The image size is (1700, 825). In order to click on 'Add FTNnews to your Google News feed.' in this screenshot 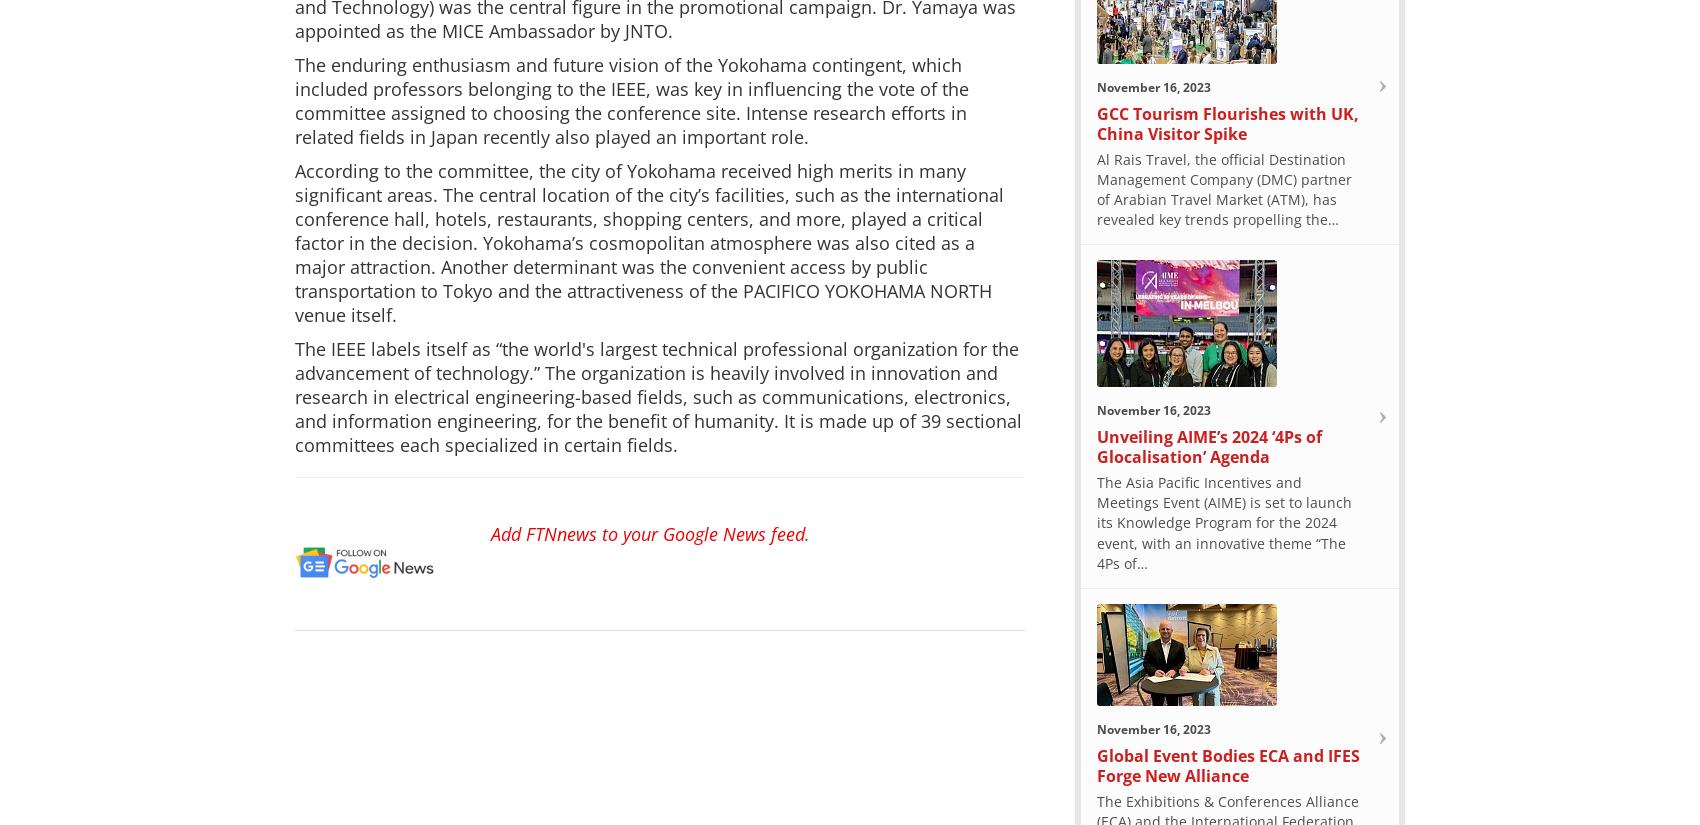, I will do `click(649, 532)`.